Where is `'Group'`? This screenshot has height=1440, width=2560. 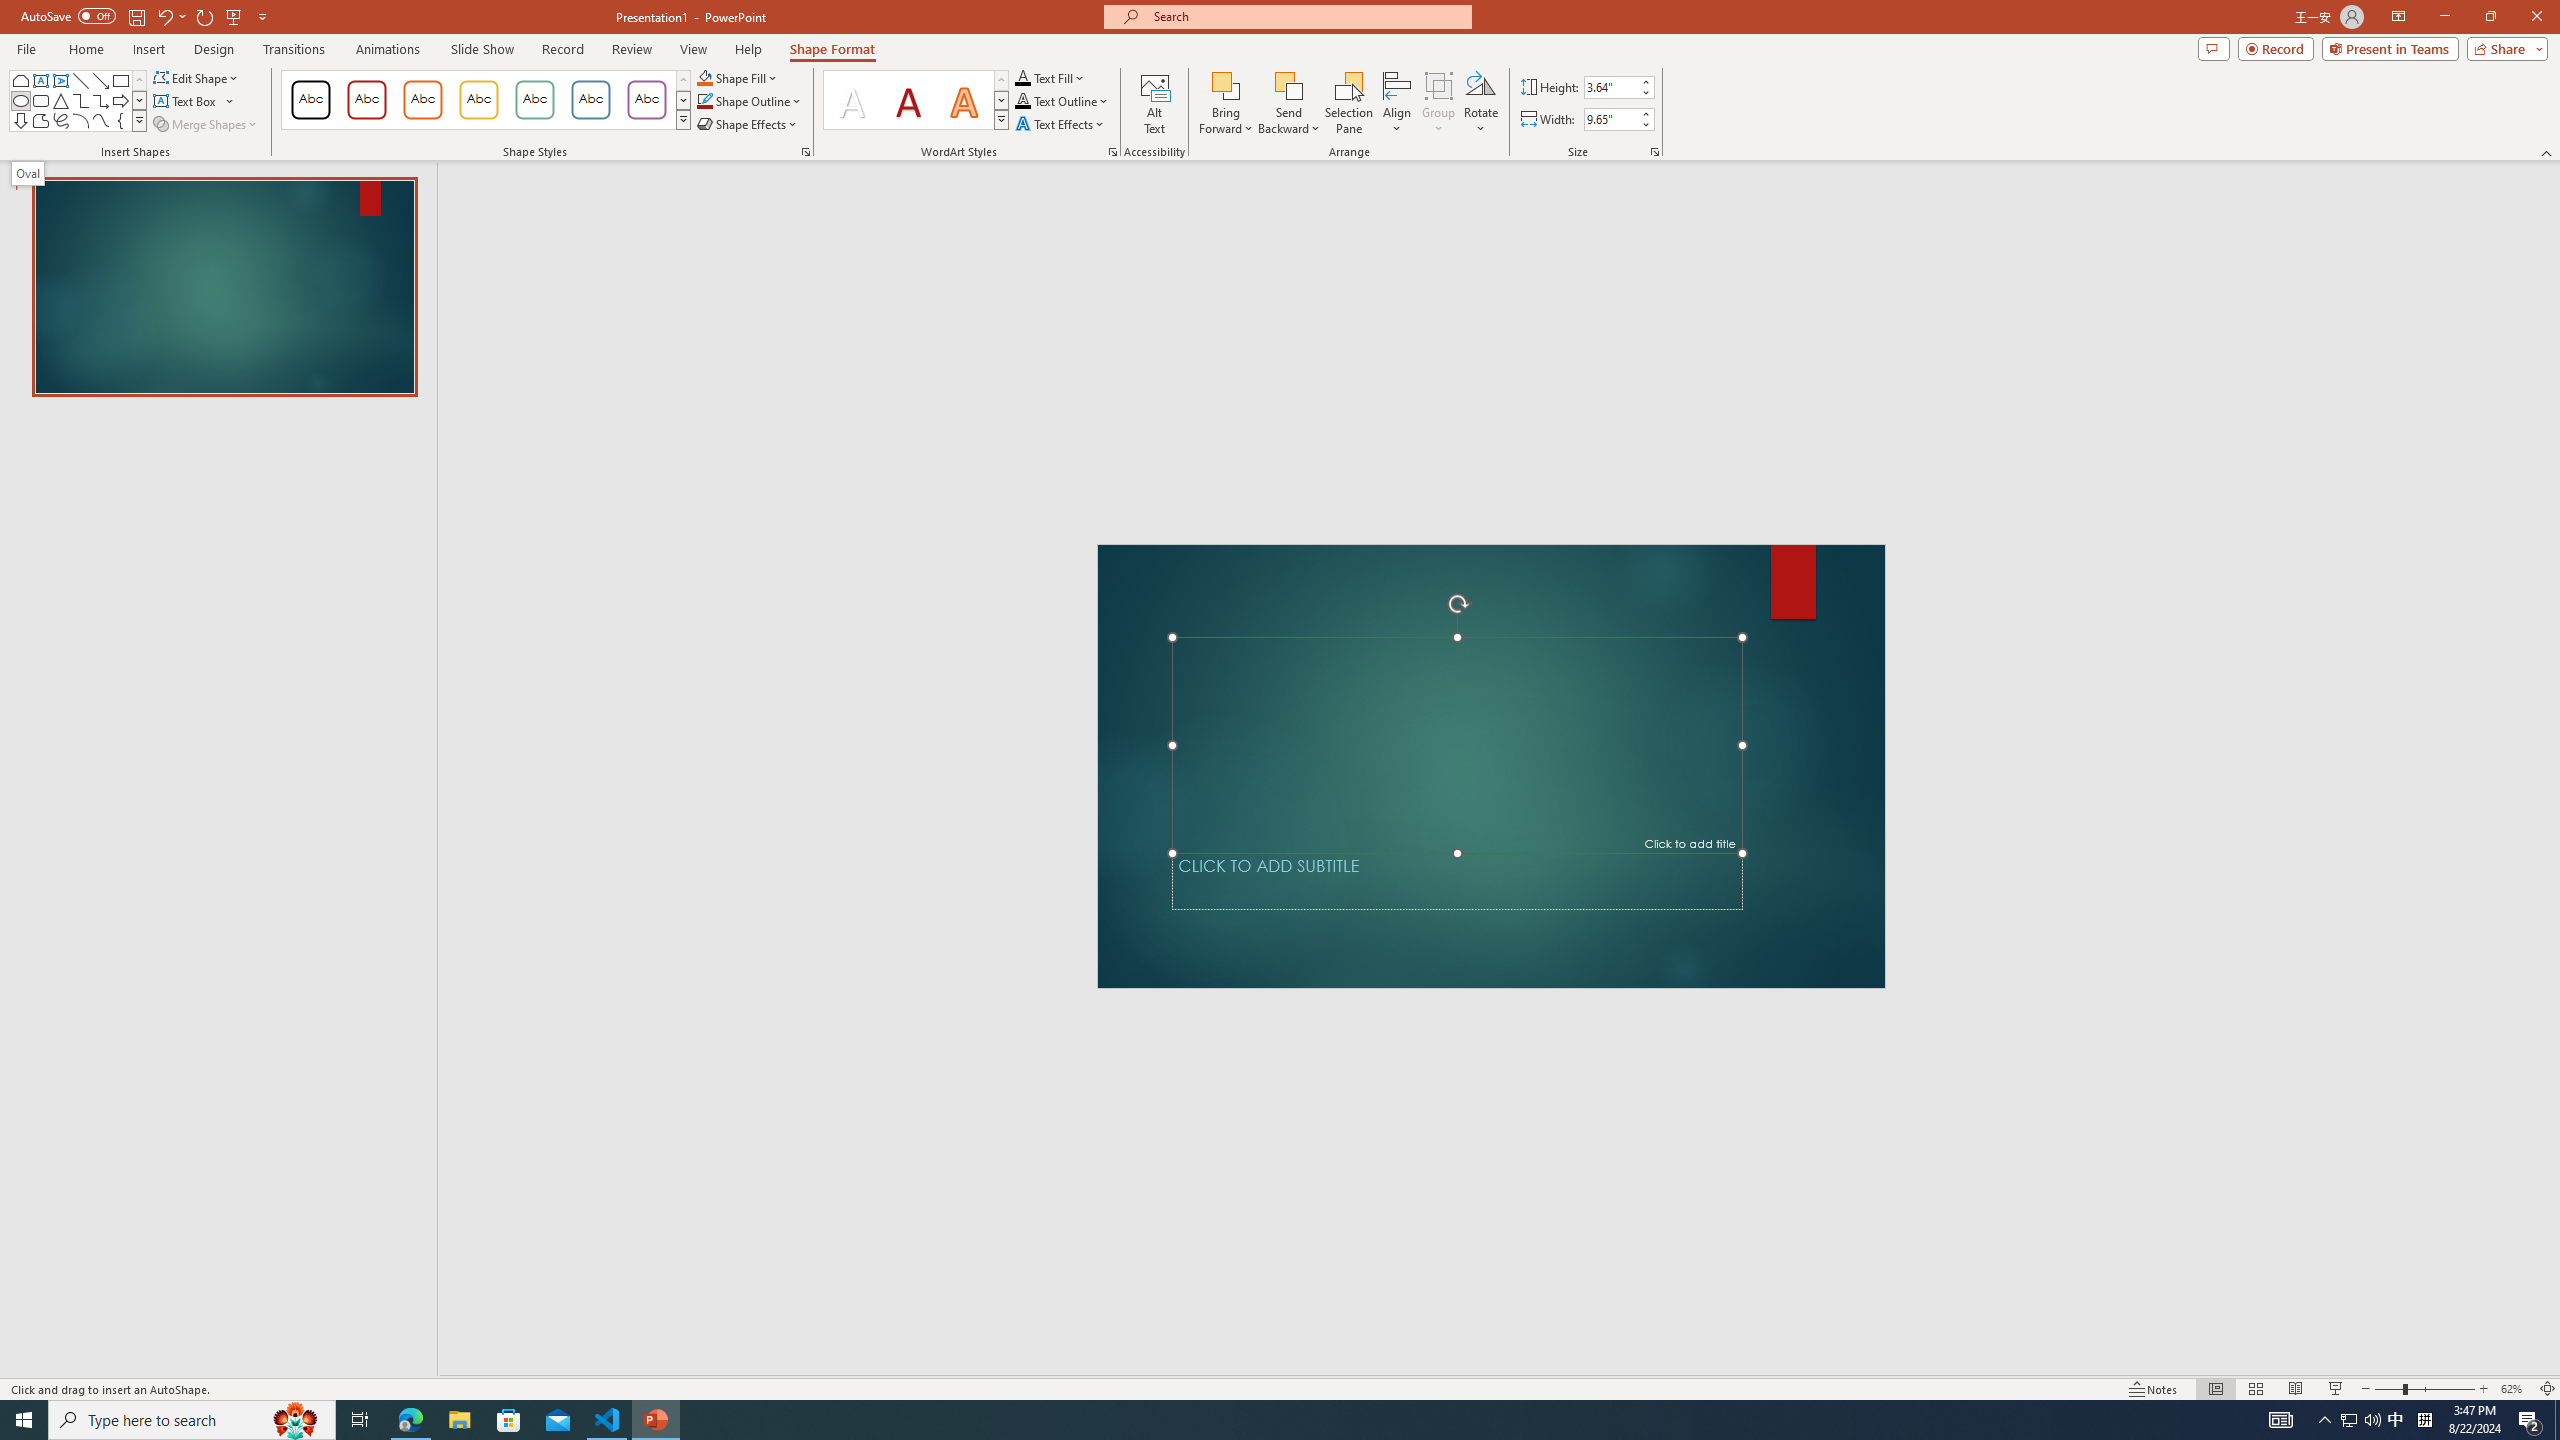
'Group' is located at coordinates (1438, 103).